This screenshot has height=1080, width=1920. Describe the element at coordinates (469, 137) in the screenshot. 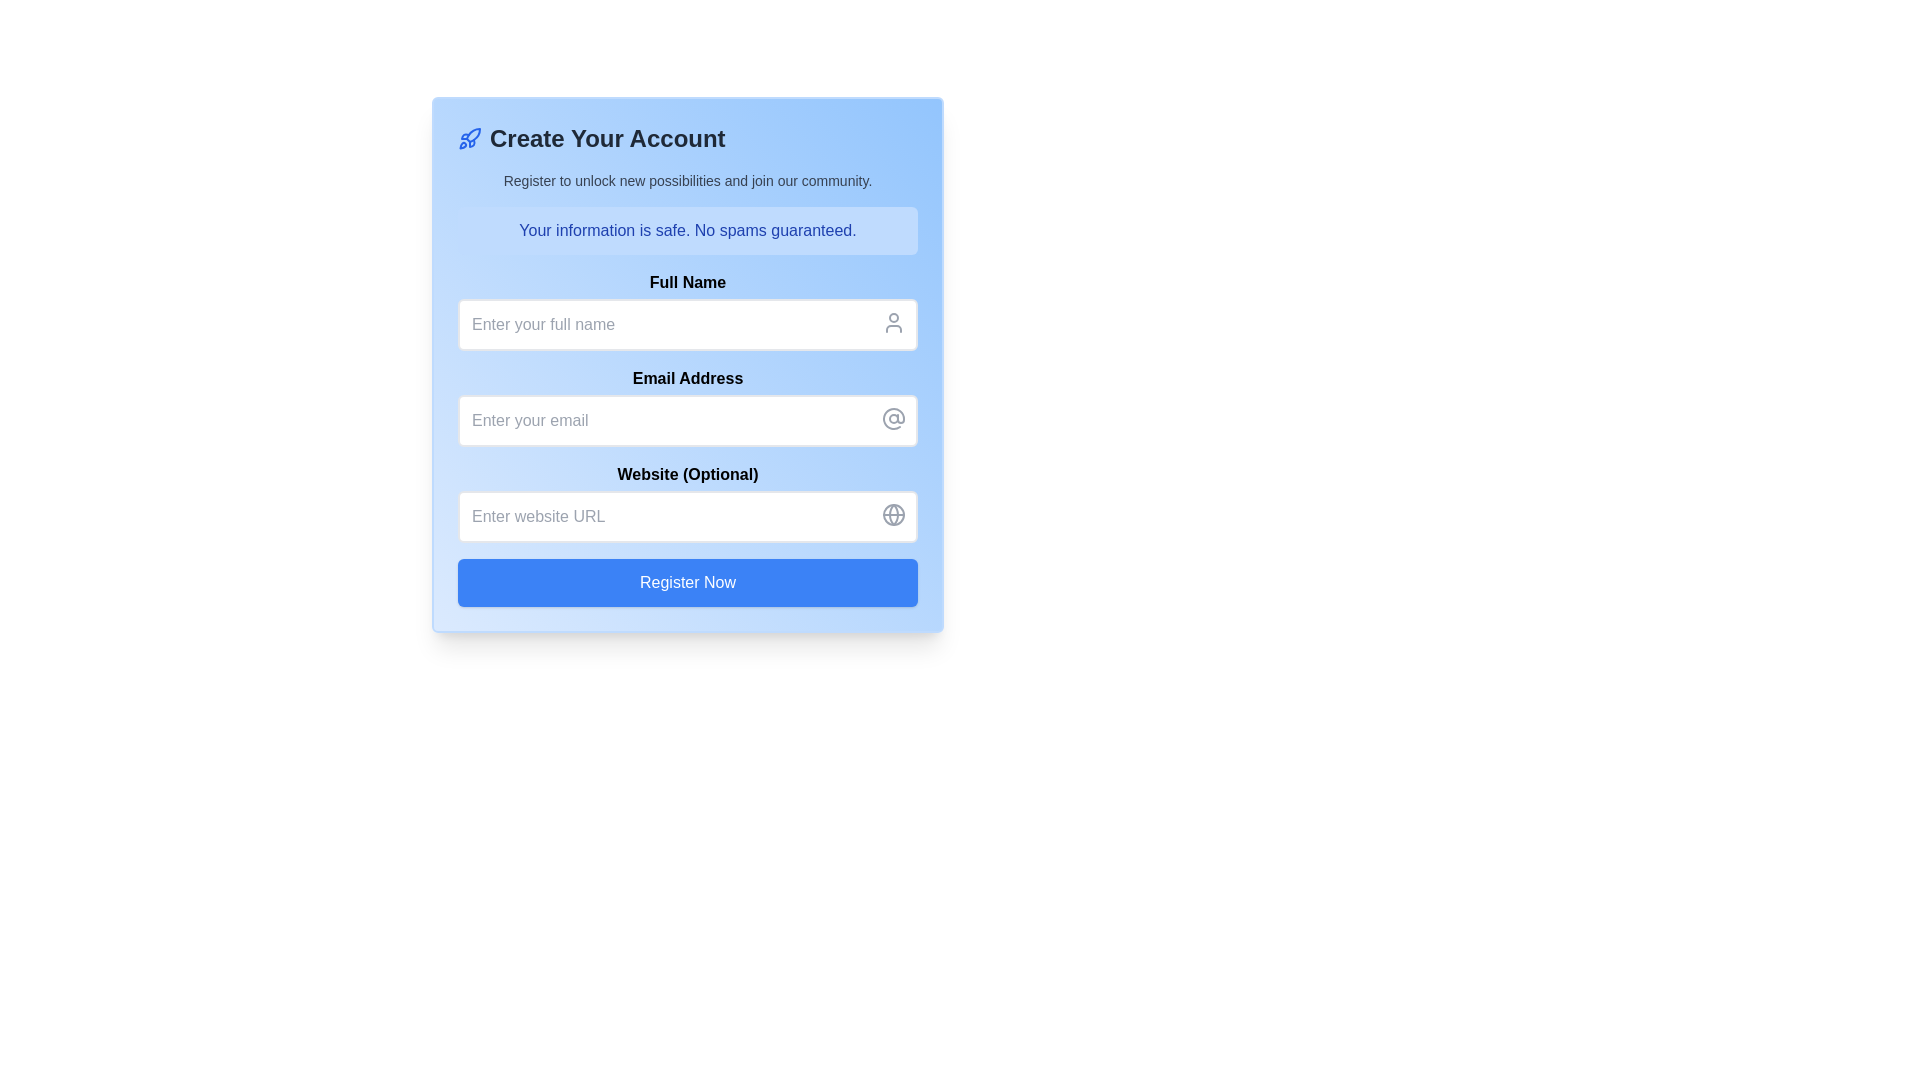

I see `the blue outlined rocket icon to the left of 'Create Your Account' in the registration form header` at that location.